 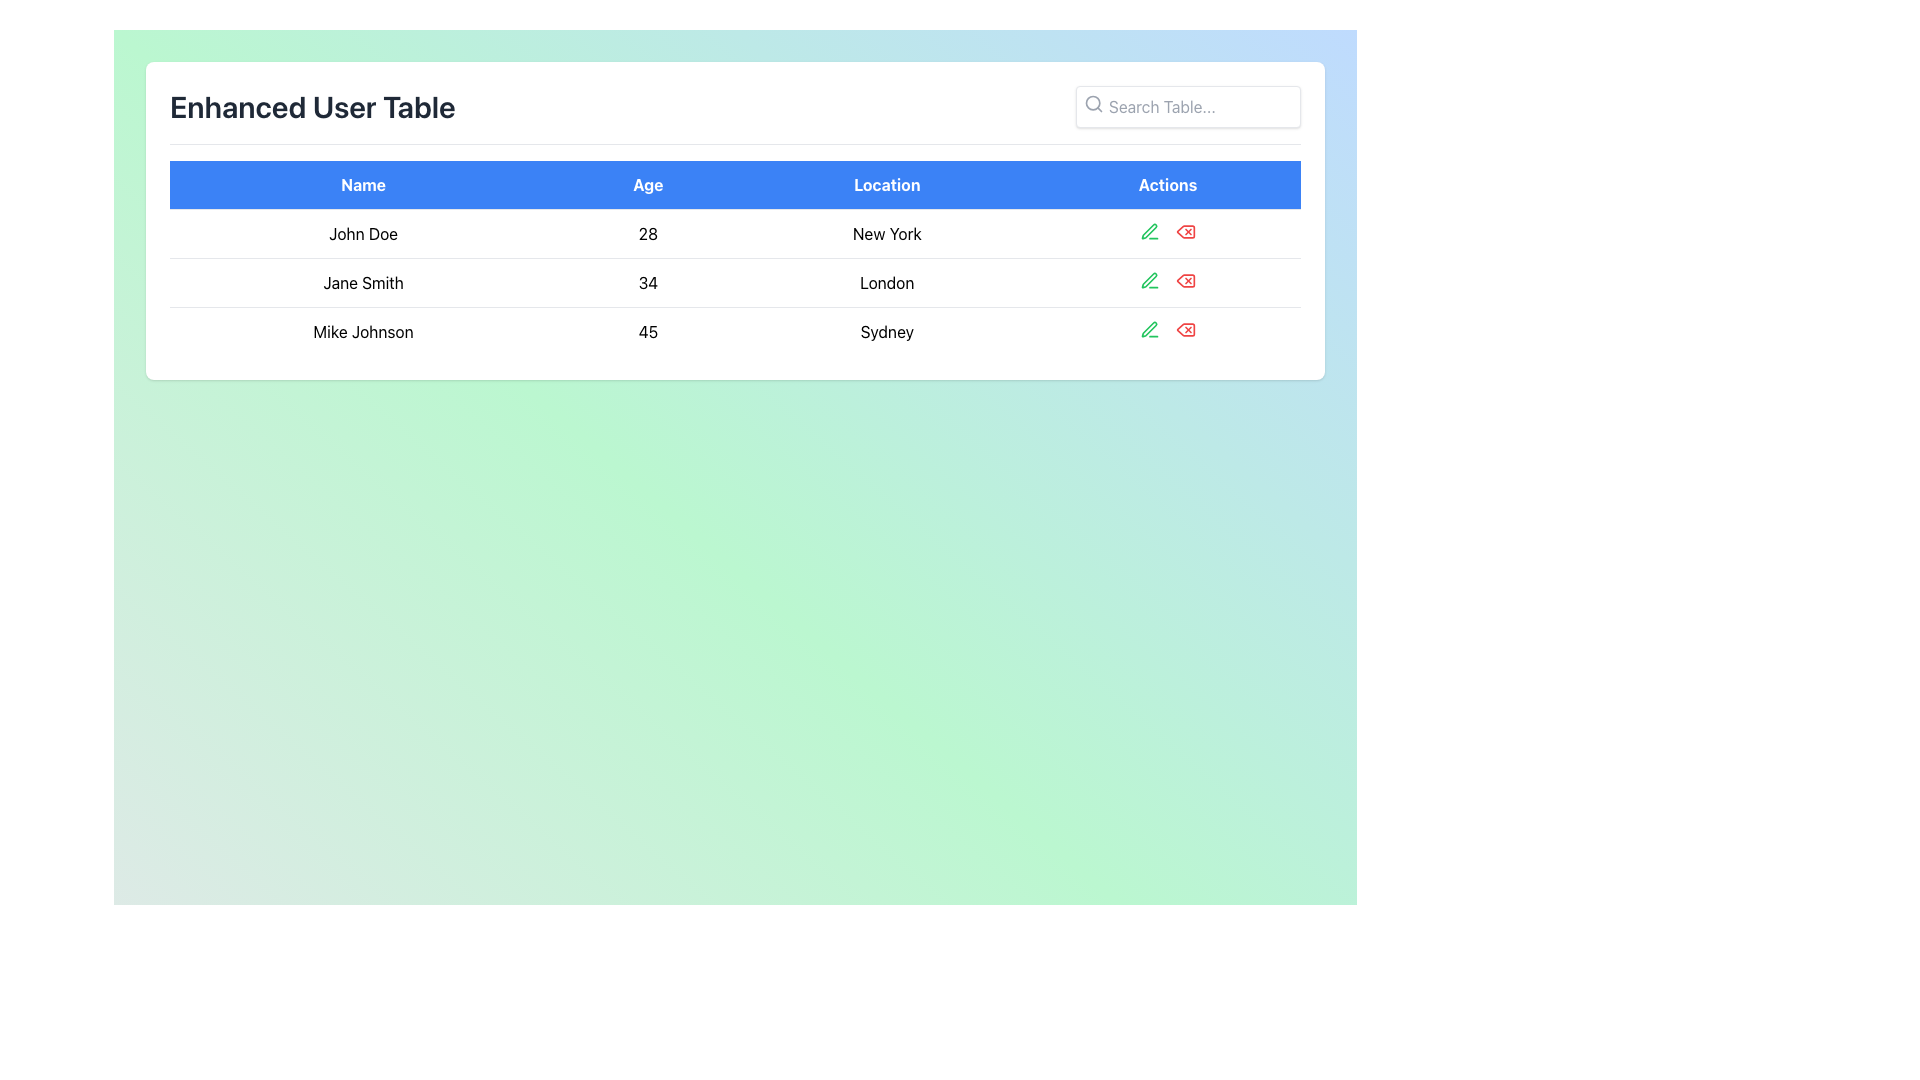 I want to click on text content of the 'New York' display in the third cell of the first row under the 'Location' column of the table, so click(x=886, y=233).